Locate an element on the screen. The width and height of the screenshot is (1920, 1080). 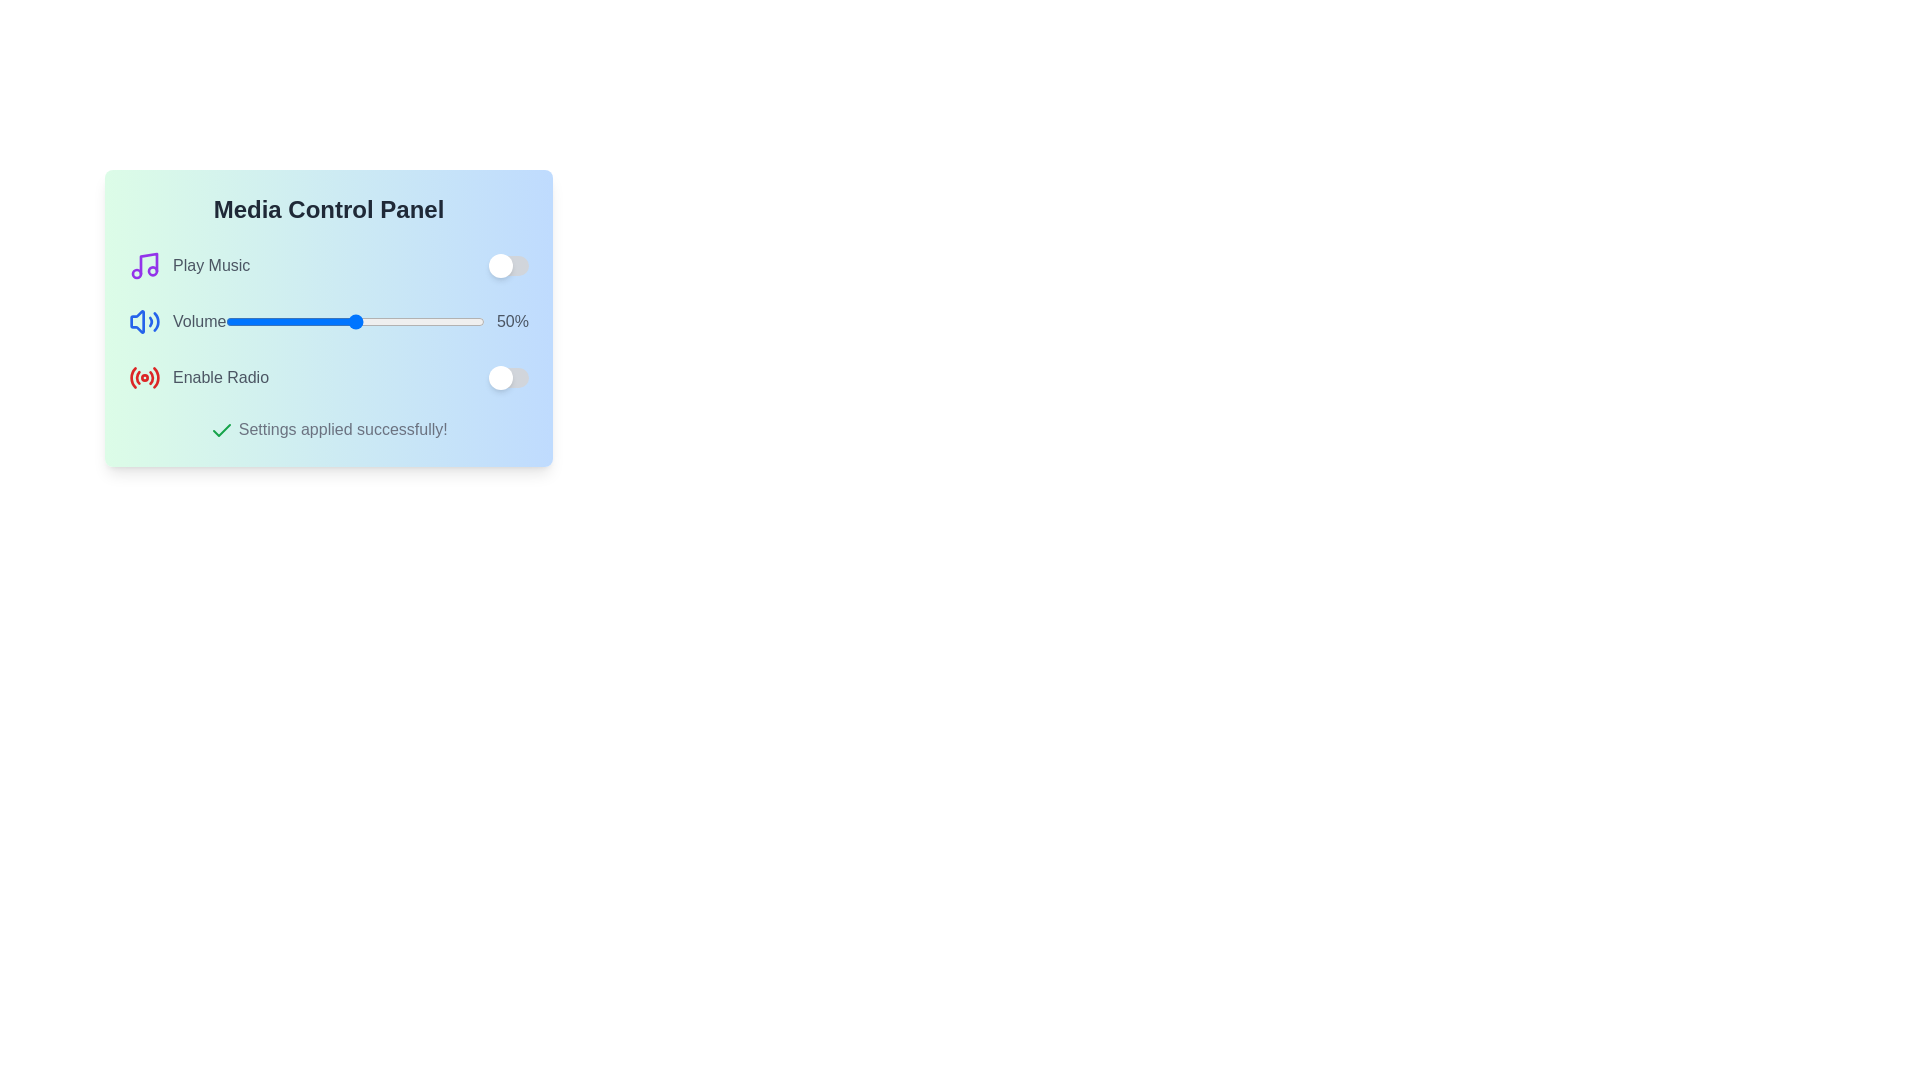
the volume slider control located within the 'Media Control Panel' card, positioned between the 'Volume' label and the '50%' text is located at coordinates (355, 320).